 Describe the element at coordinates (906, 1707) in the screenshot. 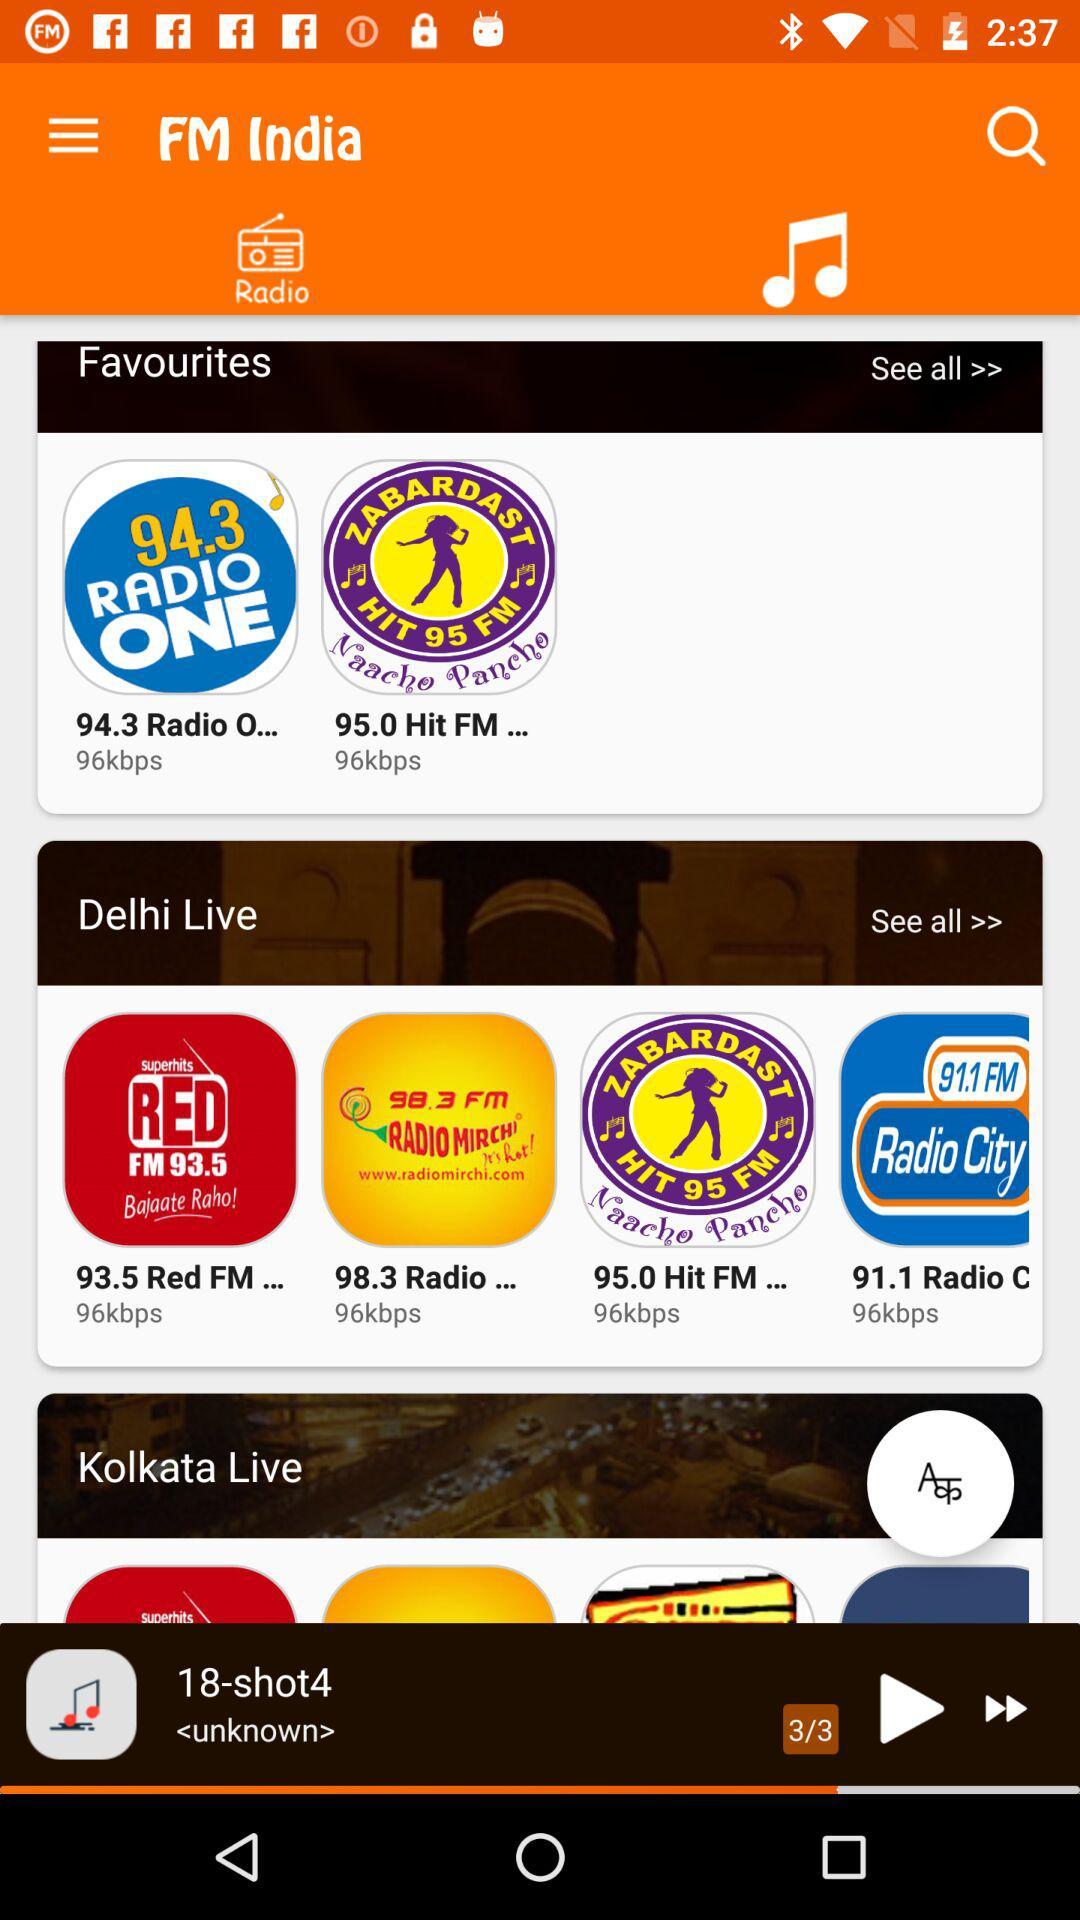

I see `the play icon` at that location.